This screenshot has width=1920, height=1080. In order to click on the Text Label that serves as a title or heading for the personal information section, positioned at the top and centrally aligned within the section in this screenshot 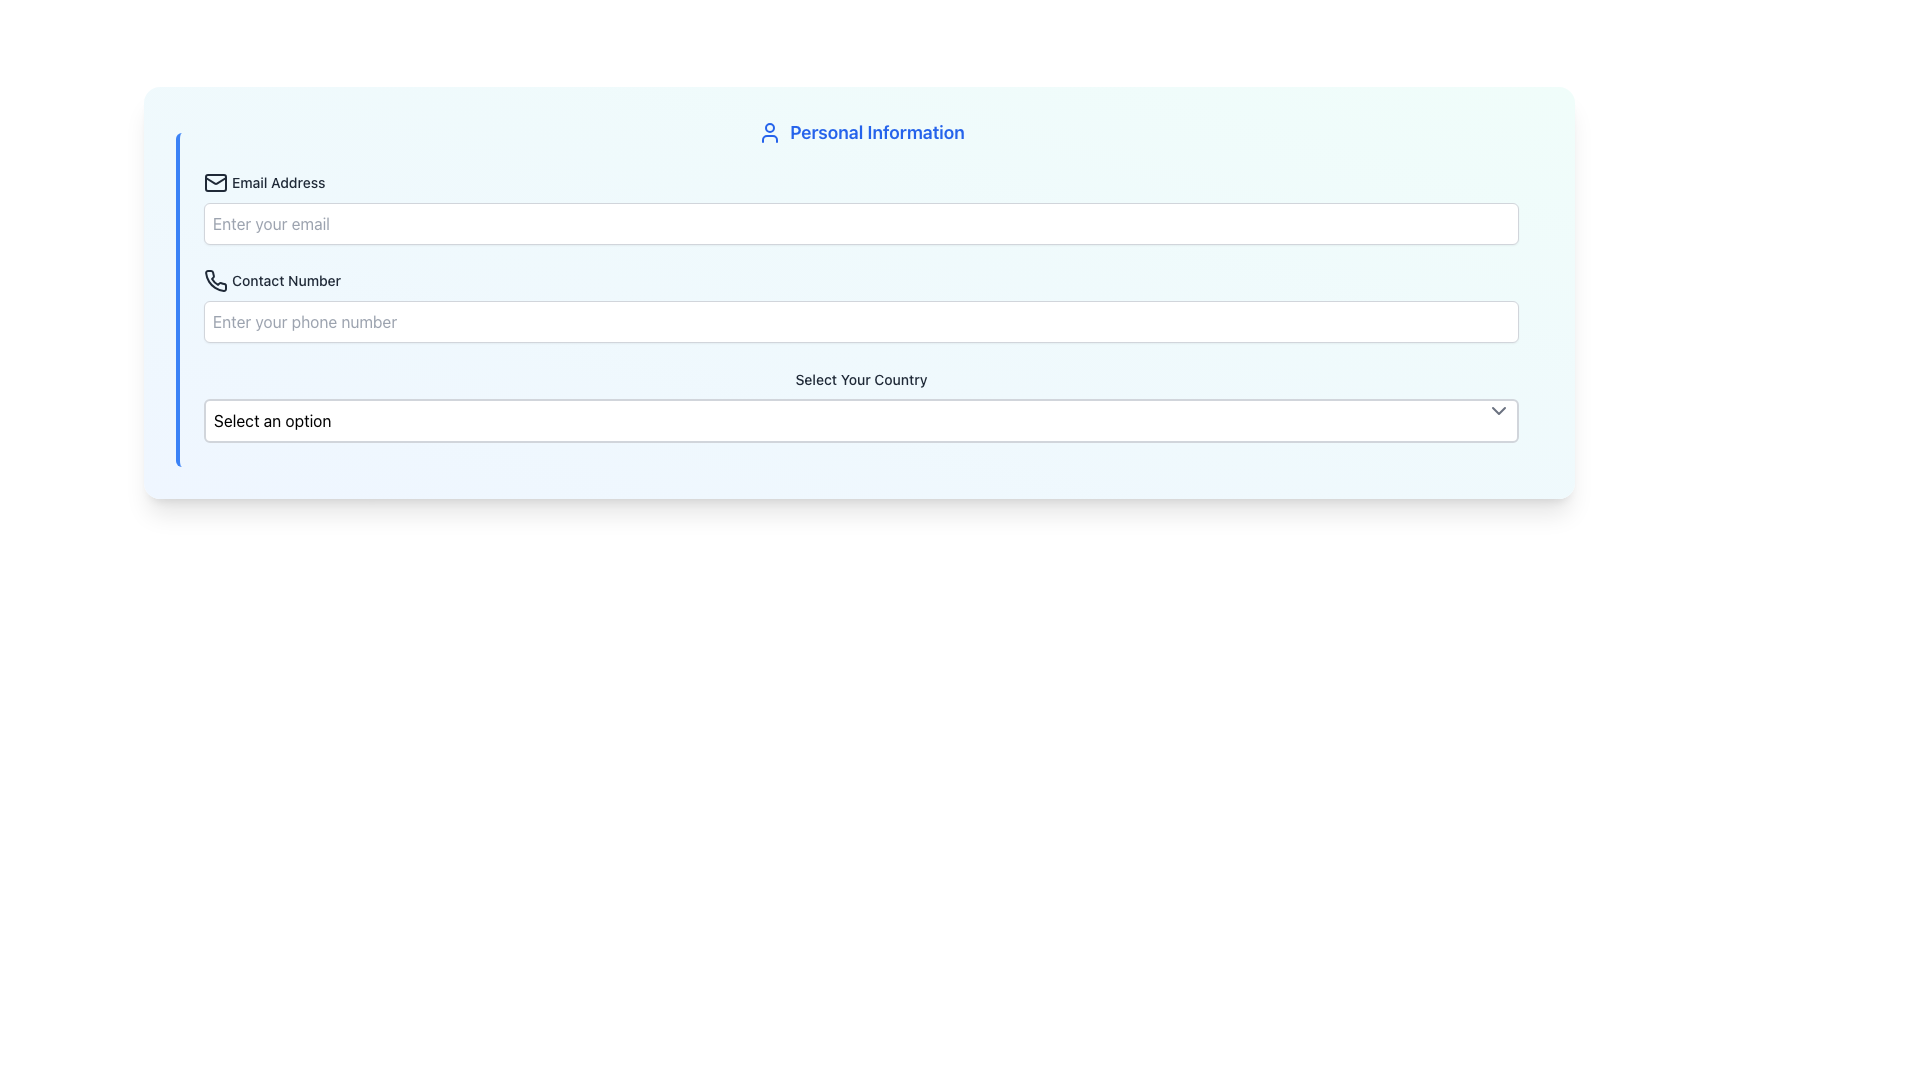, I will do `click(861, 132)`.